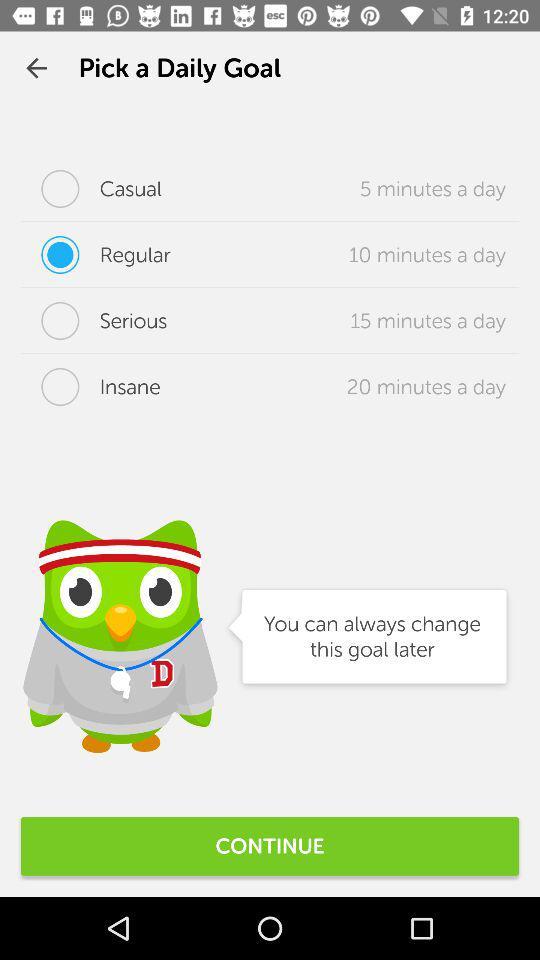  What do you see at coordinates (94, 253) in the screenshot?
I see `icon to the left of the 10 minutes a item` at bounding box center [94, 253].